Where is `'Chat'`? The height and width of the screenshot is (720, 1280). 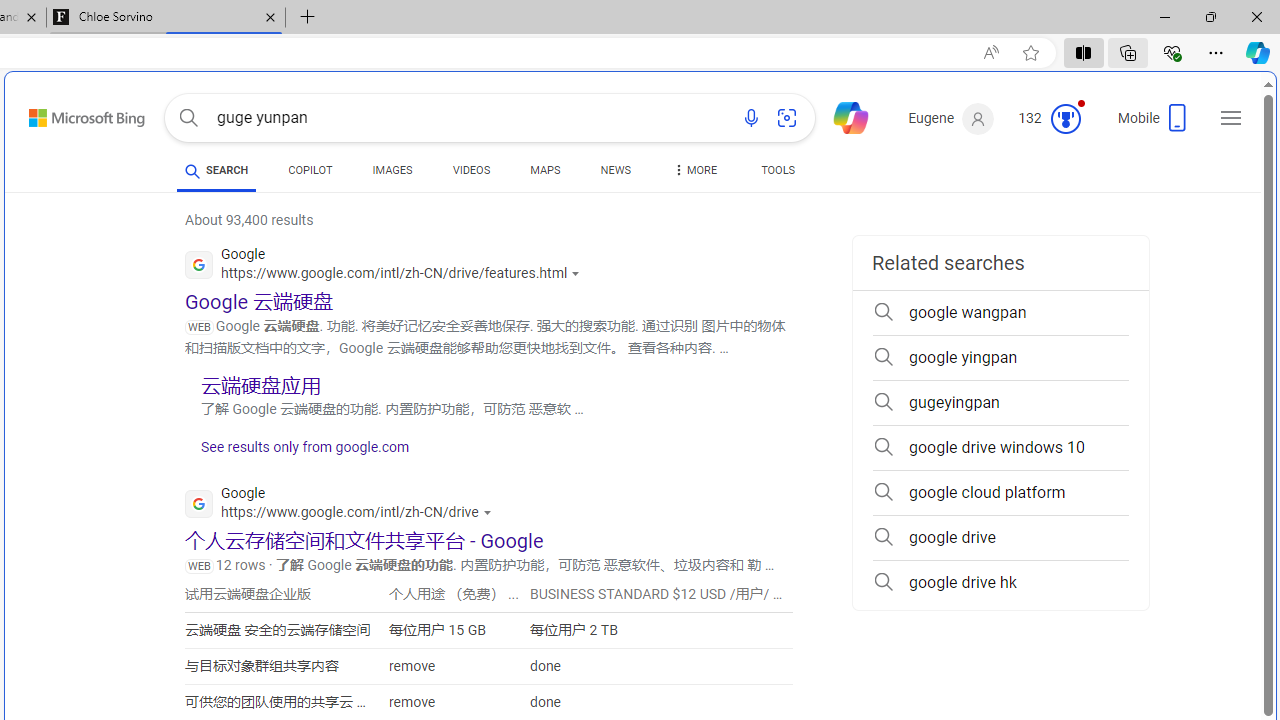
'Chat' is located at coordinates (842, 116).